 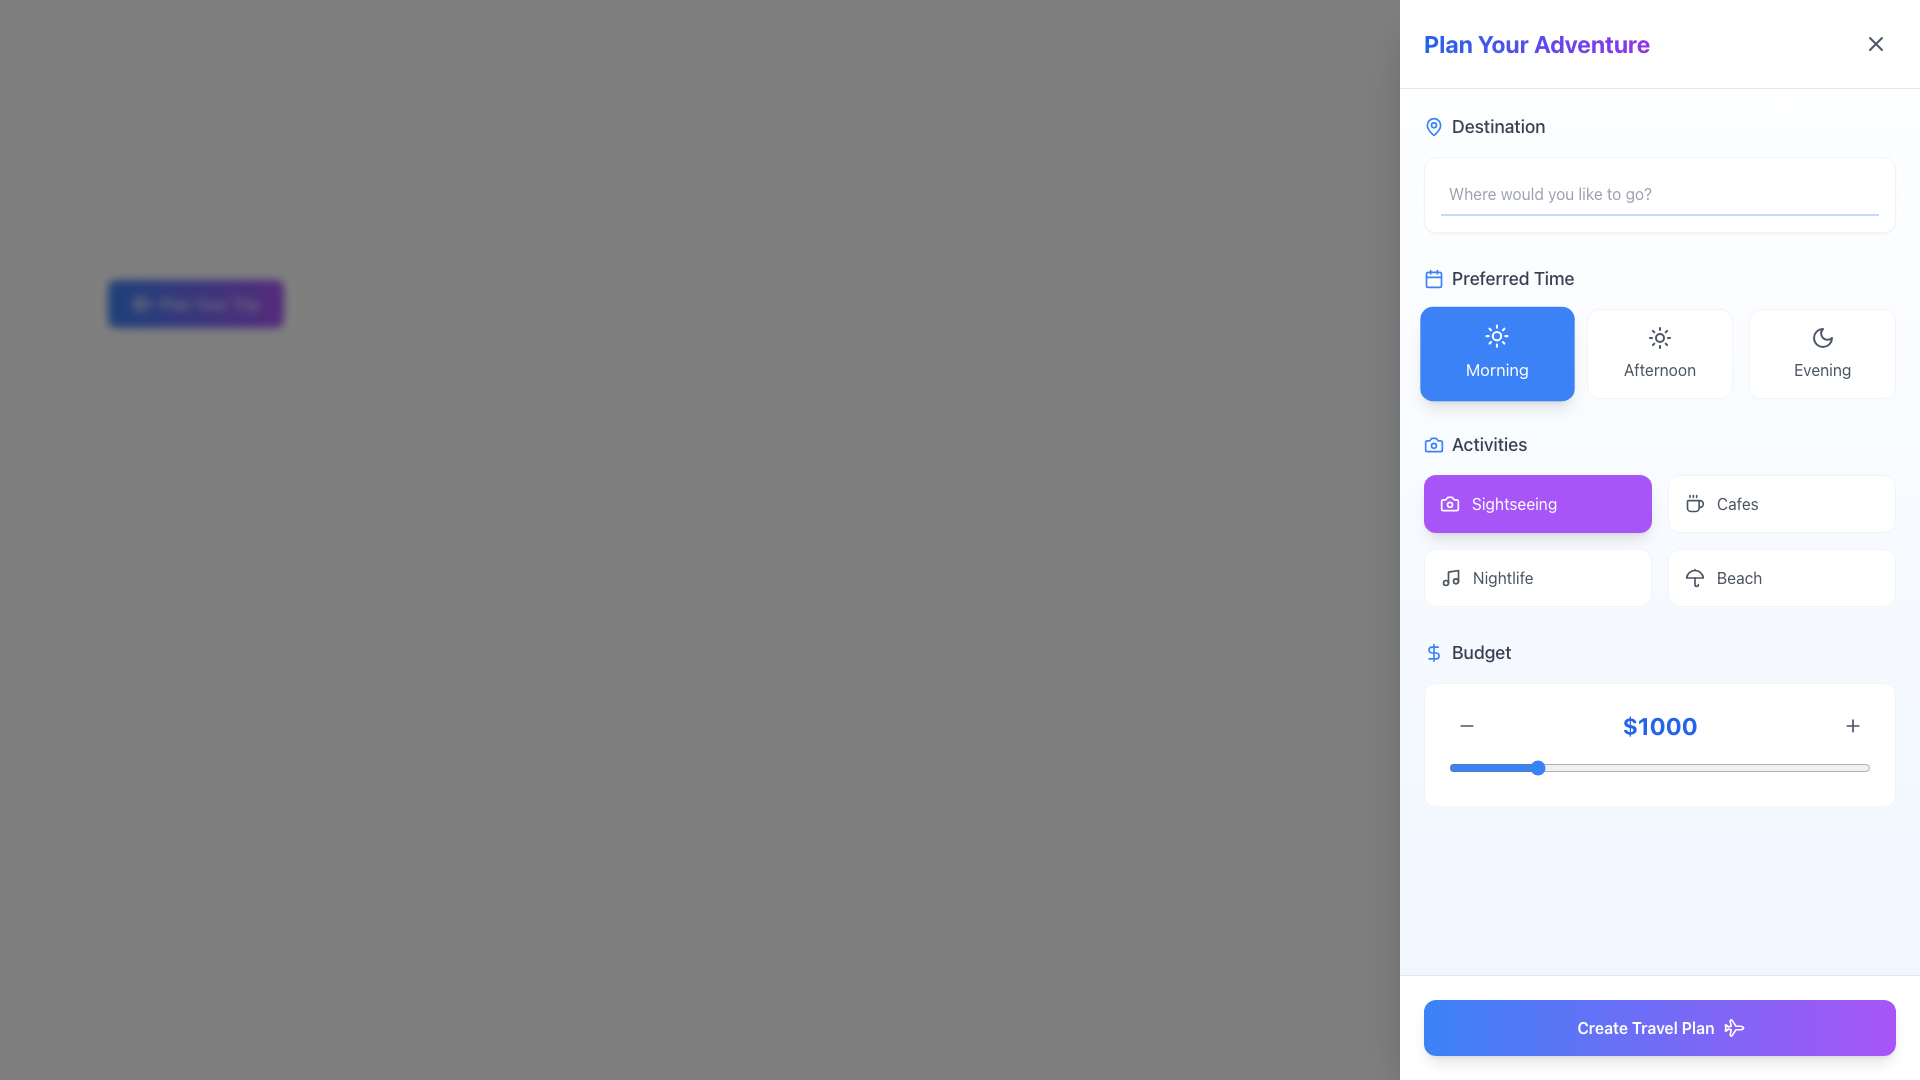 I want to click on the increment budget button located at the far right of the 'Budget' section, next to the displayed value of '$1000', so click(x=1851, y=725).